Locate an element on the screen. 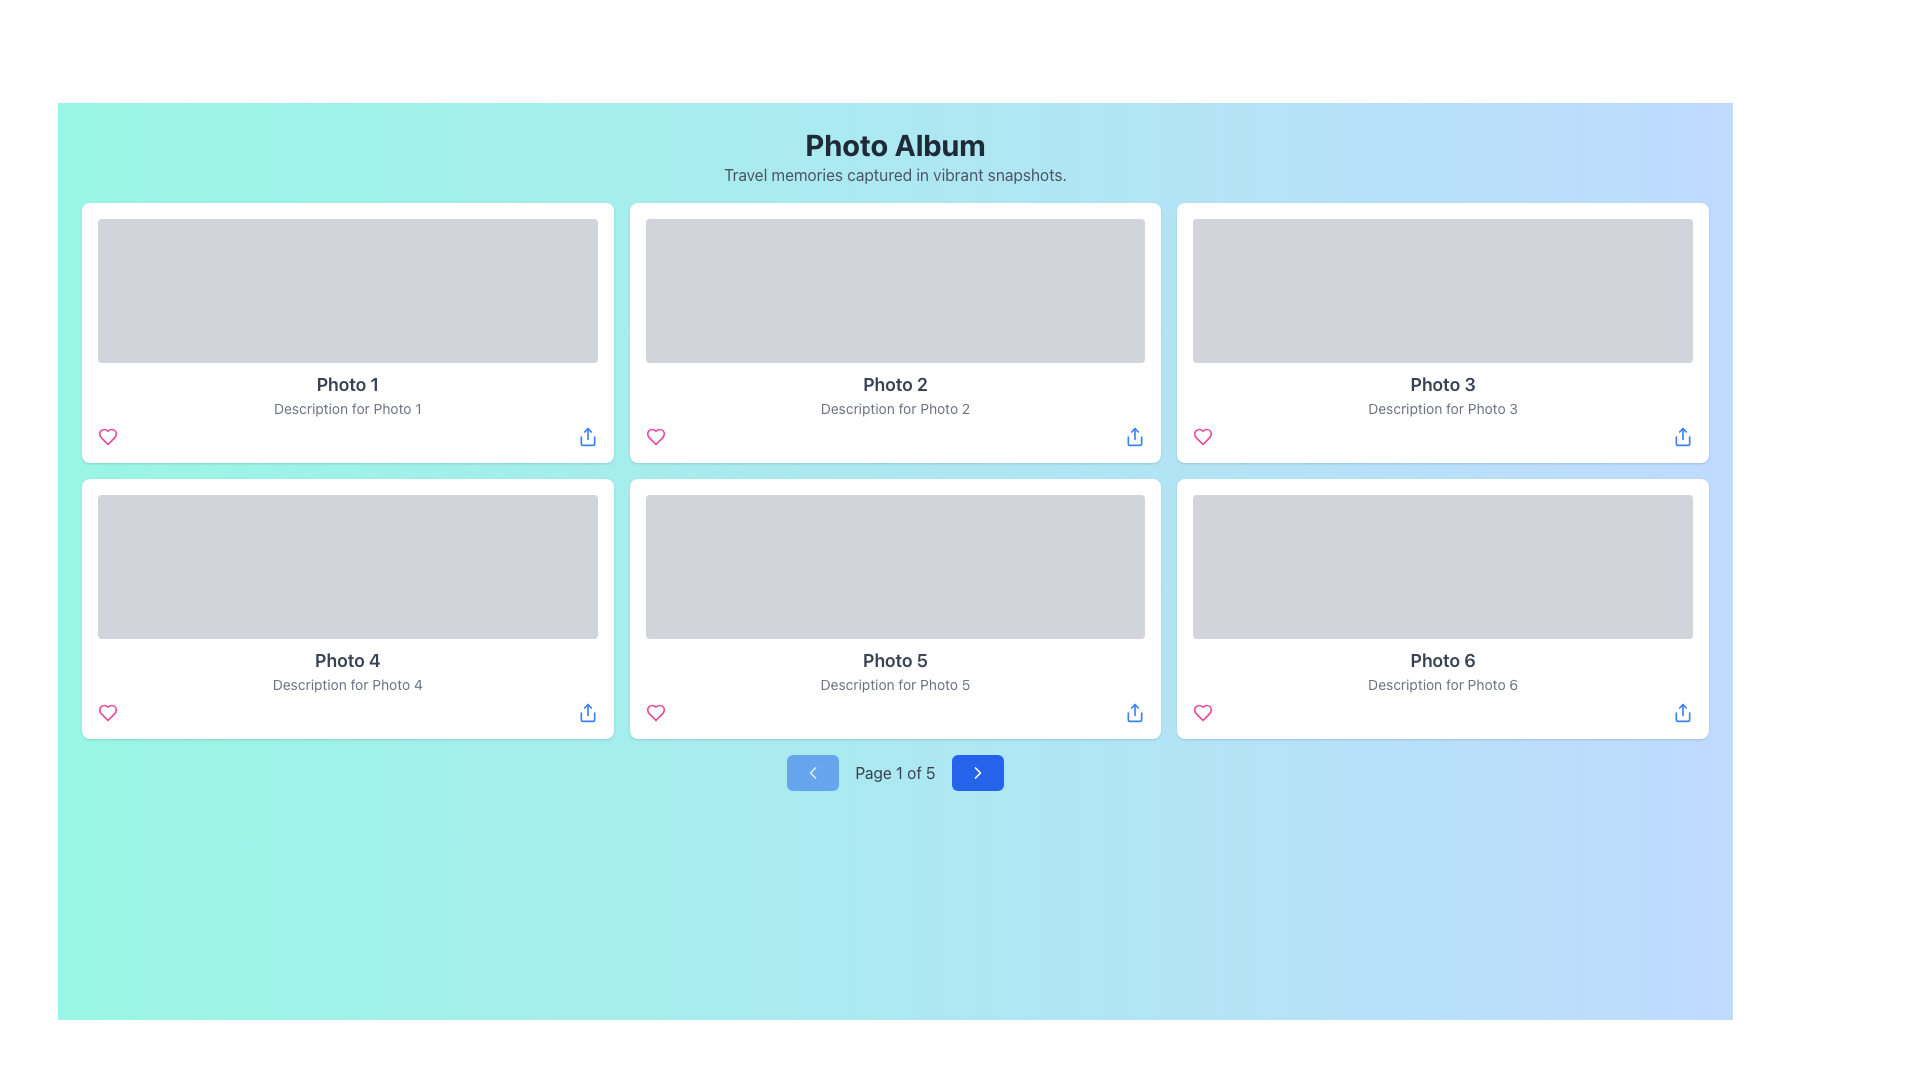 The image size is (1920, 1080). the text label located in the third card of the grid layout, which serves as a heading for the content displayed is located at coordinates (1443, 385).